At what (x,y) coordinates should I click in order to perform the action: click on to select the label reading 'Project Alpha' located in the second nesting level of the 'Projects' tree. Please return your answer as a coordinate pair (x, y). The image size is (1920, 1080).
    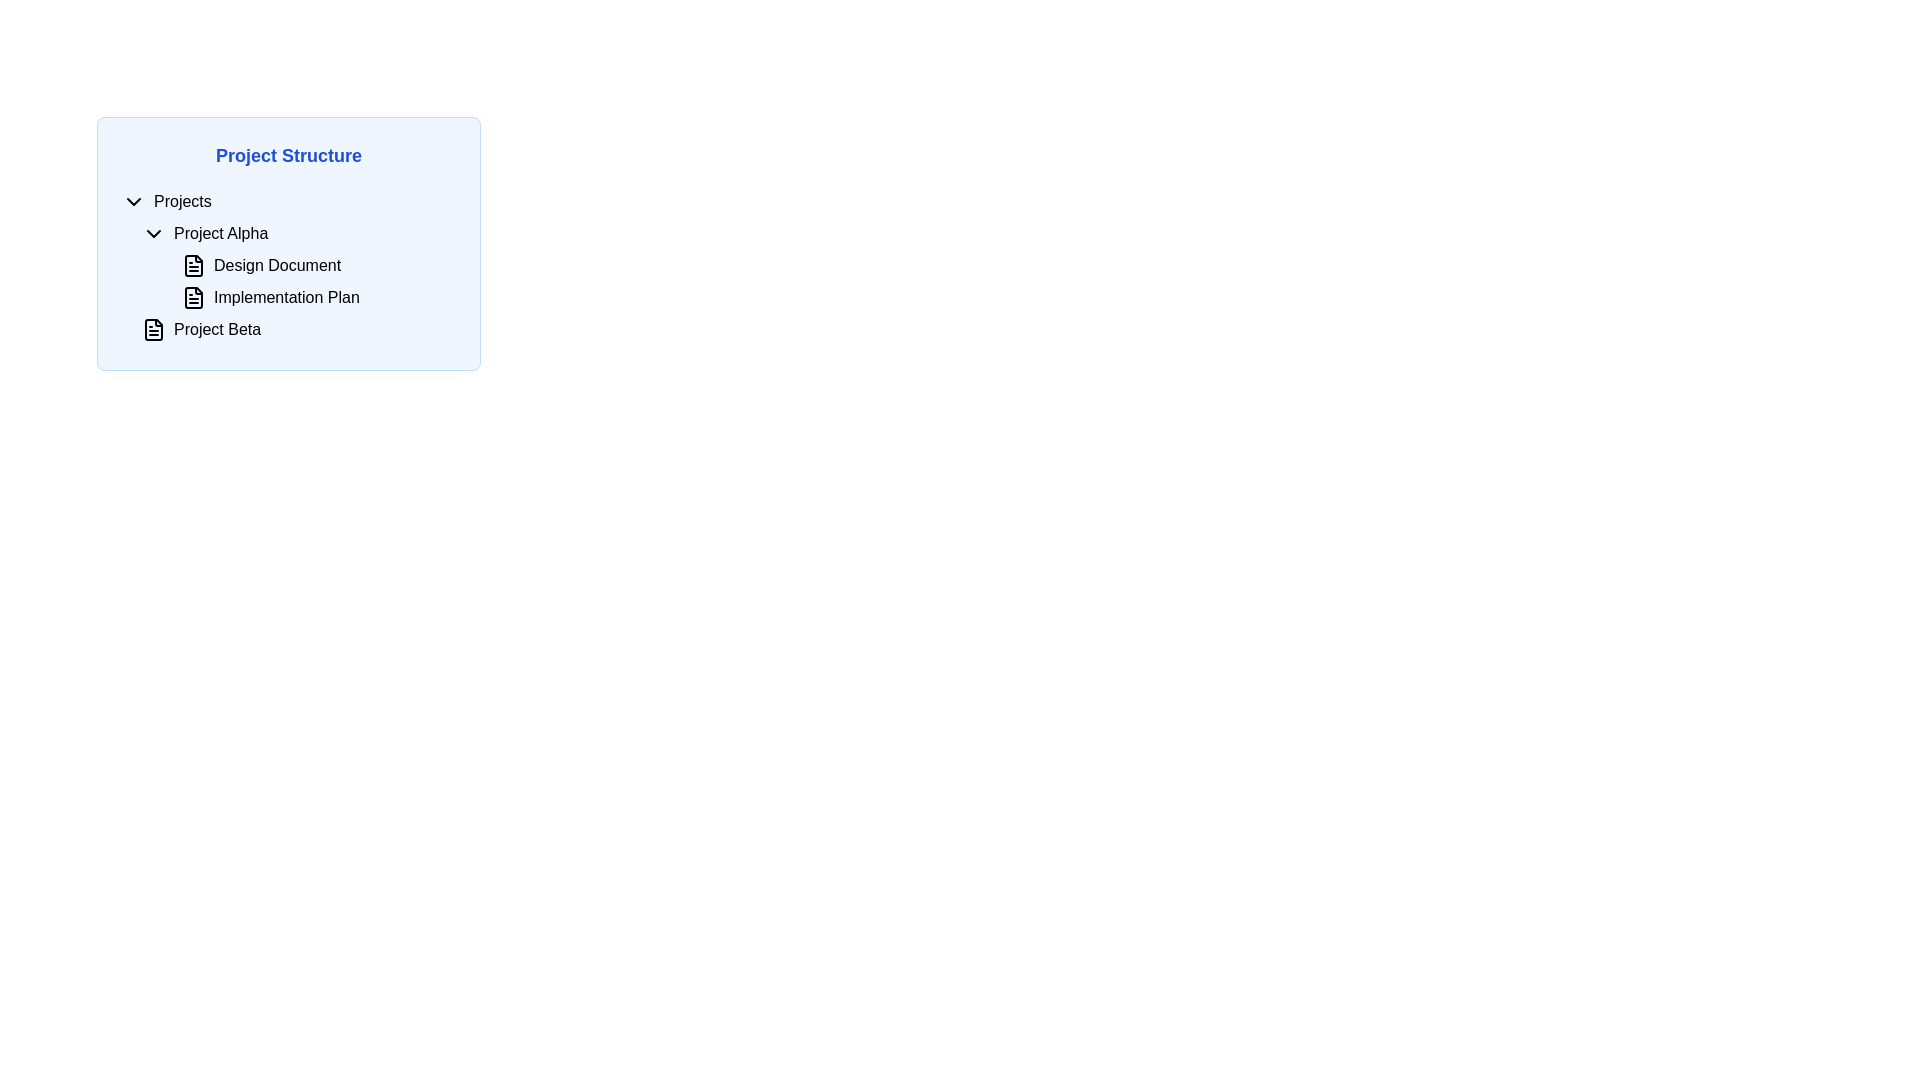
    Looking at the image, I should click on (221, 233).